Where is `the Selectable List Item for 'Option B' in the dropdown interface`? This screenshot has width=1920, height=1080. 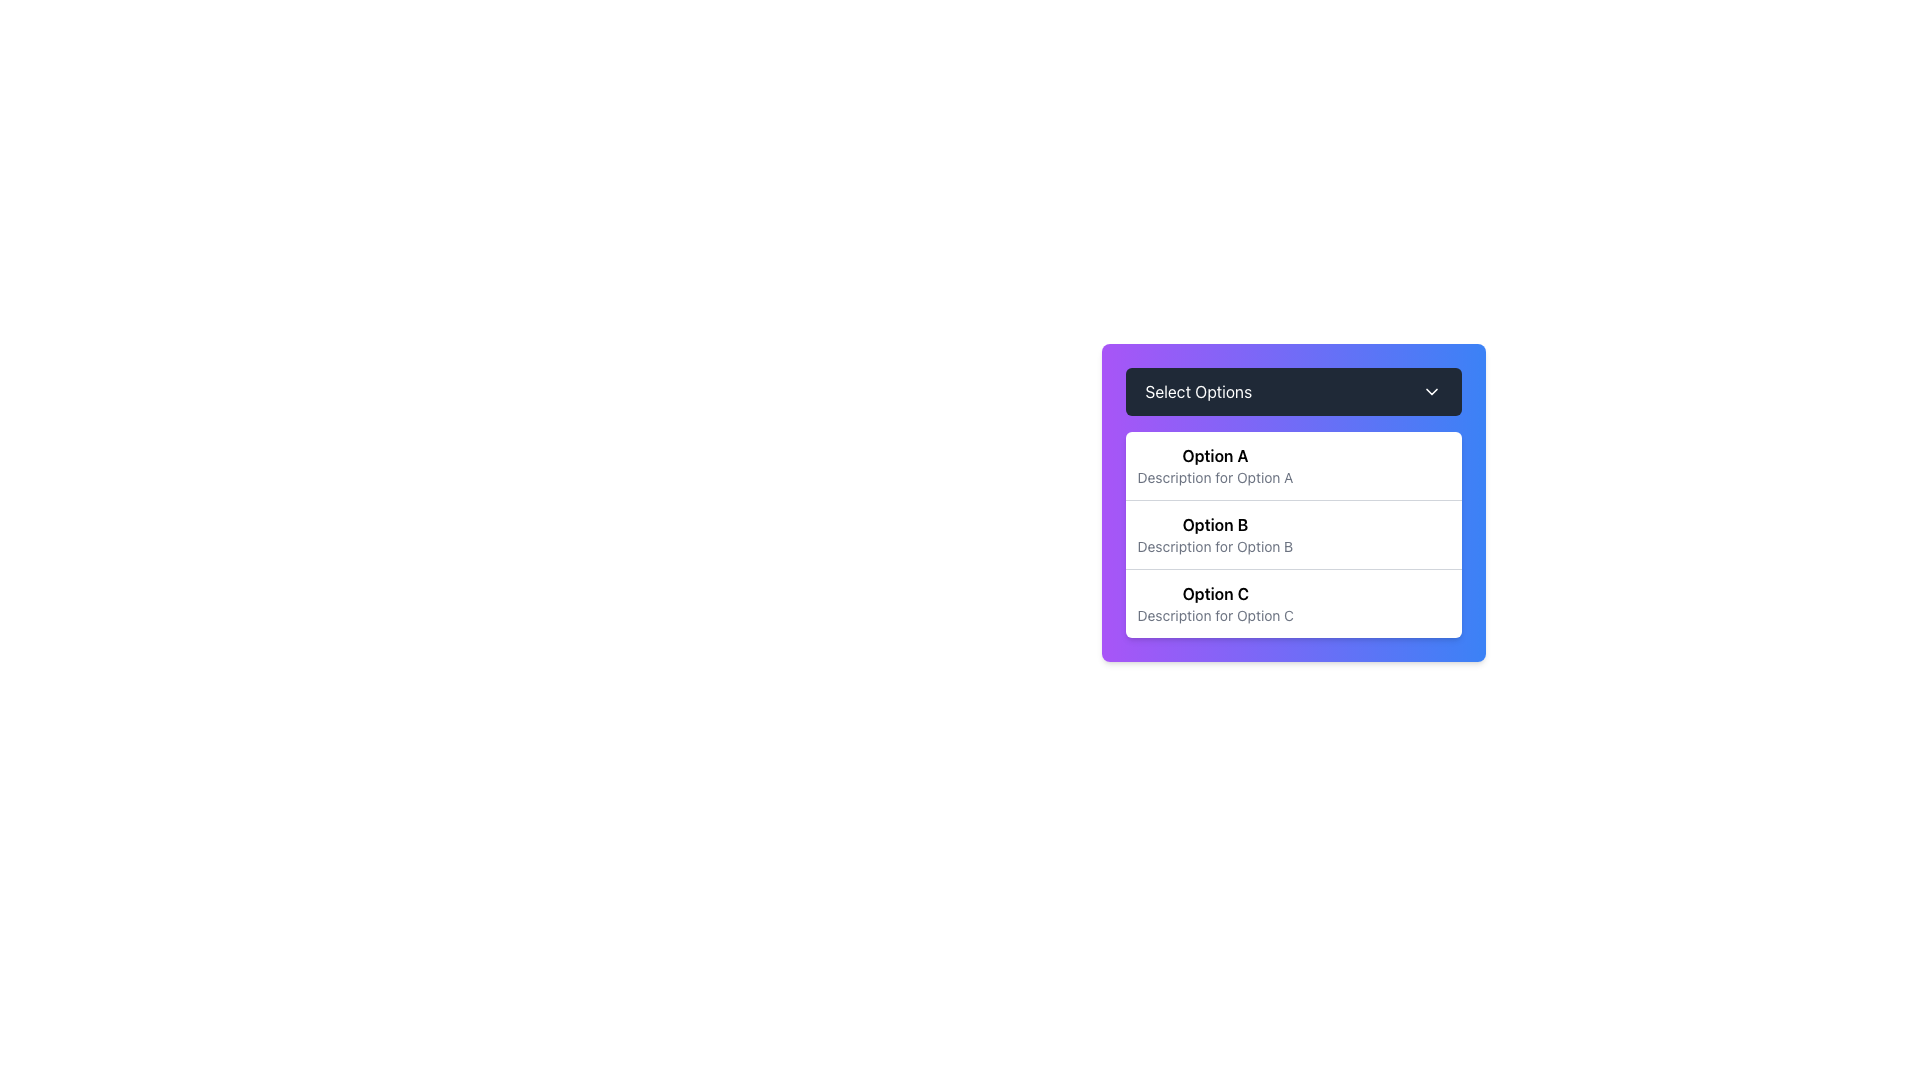 the Selectable List Item for 'Option B' in the dropdown interface is located at coordinates (1293, 533).